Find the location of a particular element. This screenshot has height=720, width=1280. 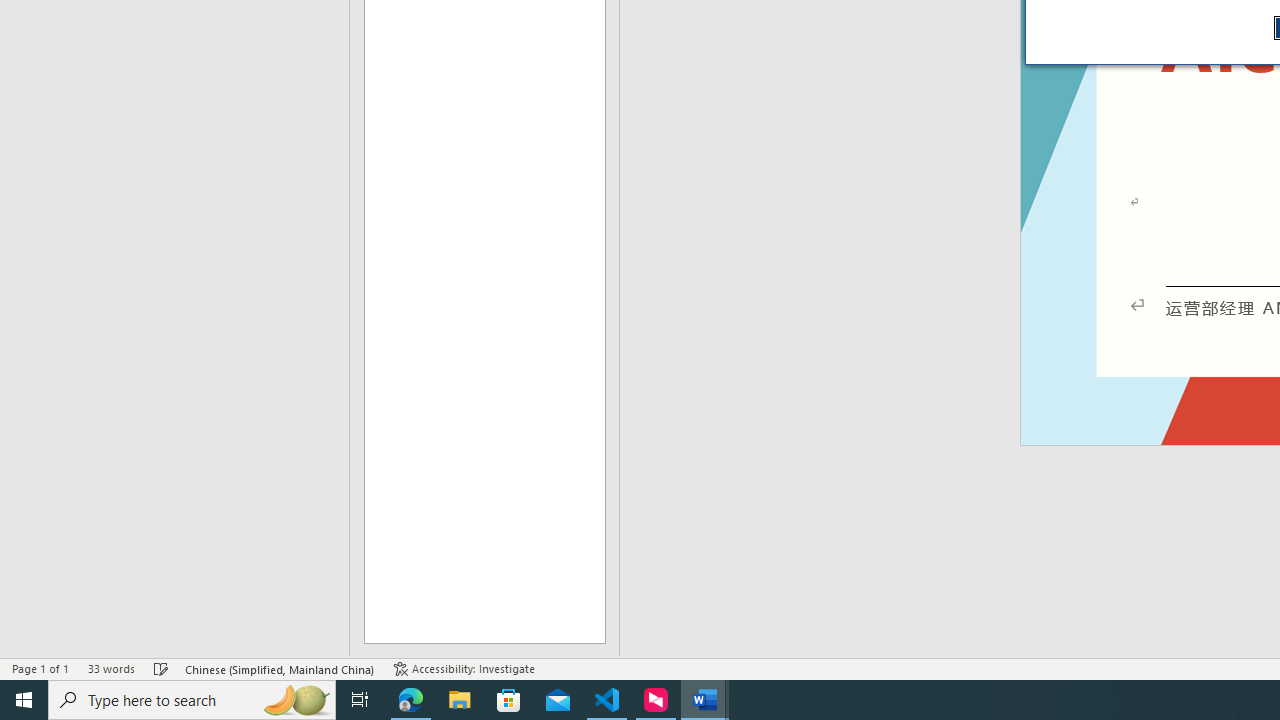

'Word - 2 running windows' is located at coordinates (705, 698).